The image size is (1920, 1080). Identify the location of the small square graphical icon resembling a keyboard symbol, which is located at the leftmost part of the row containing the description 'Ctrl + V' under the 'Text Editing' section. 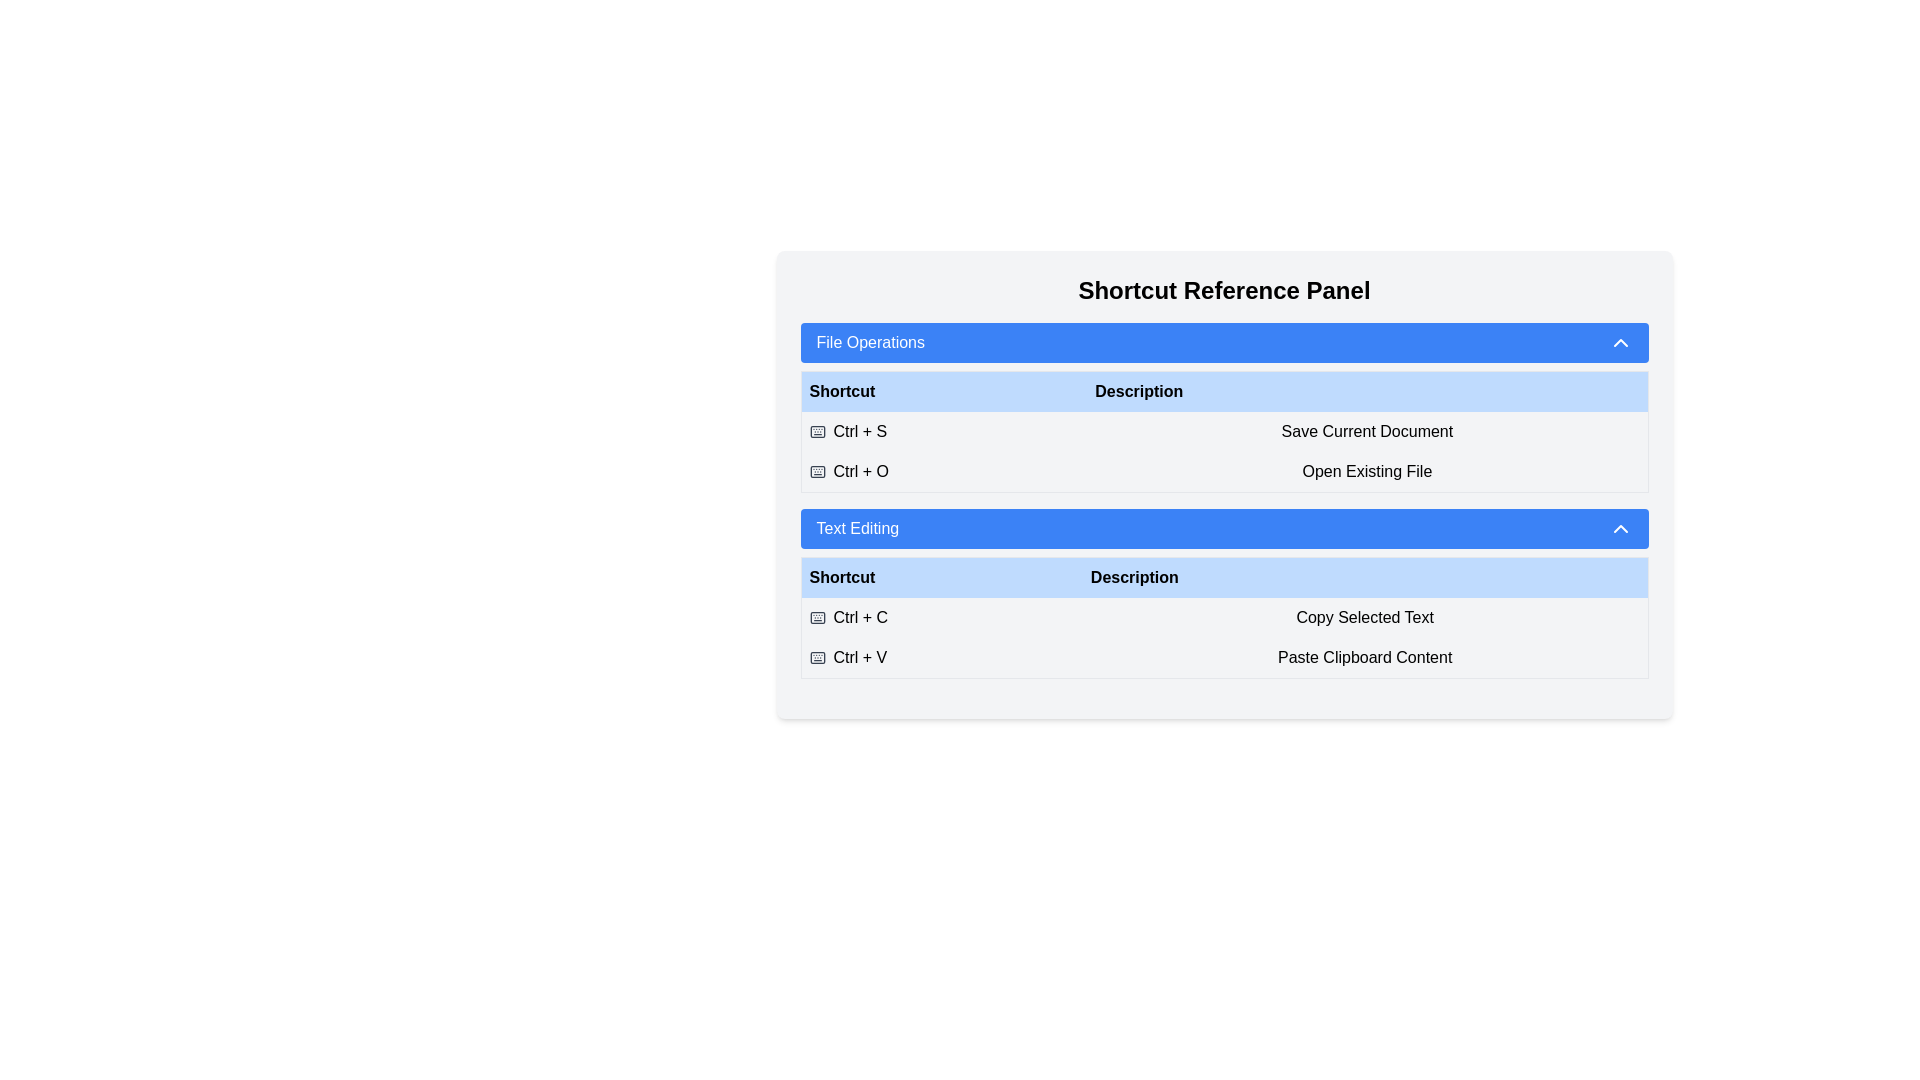
(817, 658).